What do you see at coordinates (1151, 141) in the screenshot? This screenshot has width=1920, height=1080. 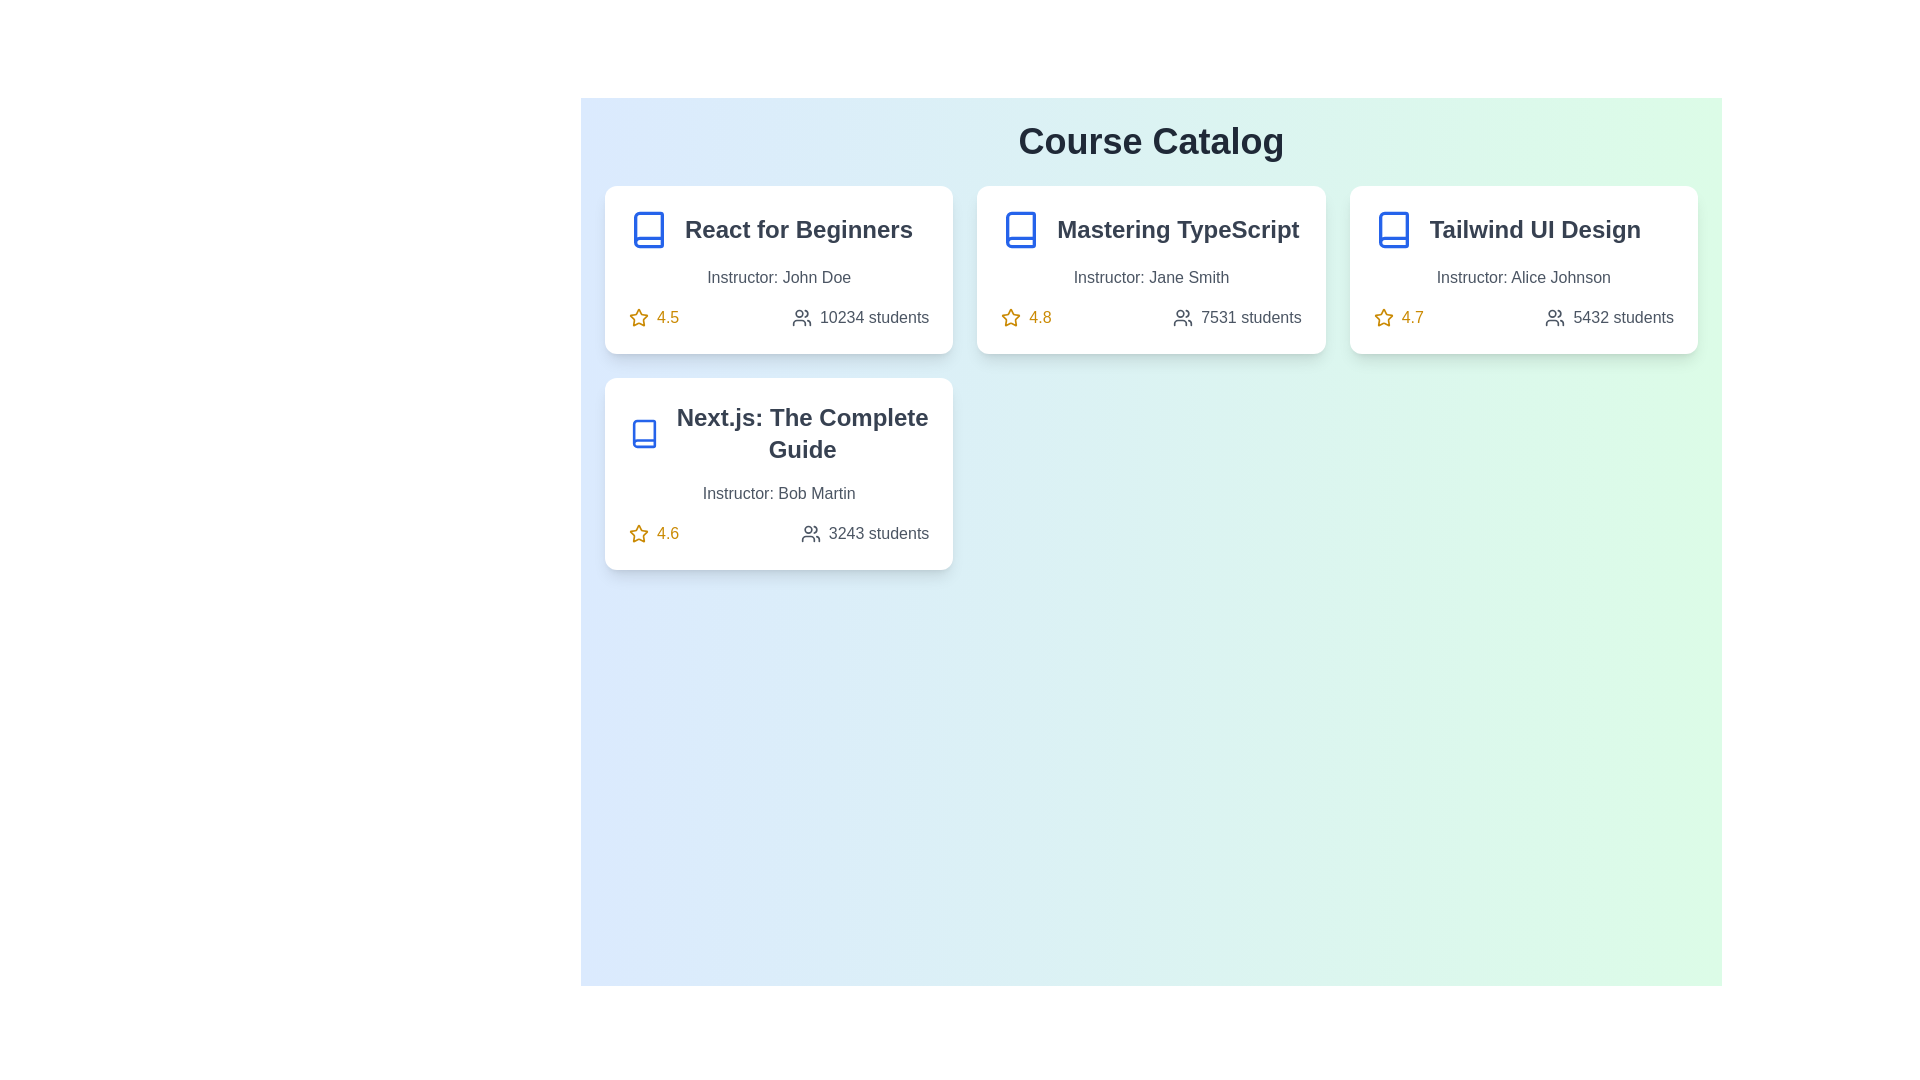 I see `prominently displayed text header 'Course Catalog' which is centered at the top of the interface` at bounding box center [1151, 141].